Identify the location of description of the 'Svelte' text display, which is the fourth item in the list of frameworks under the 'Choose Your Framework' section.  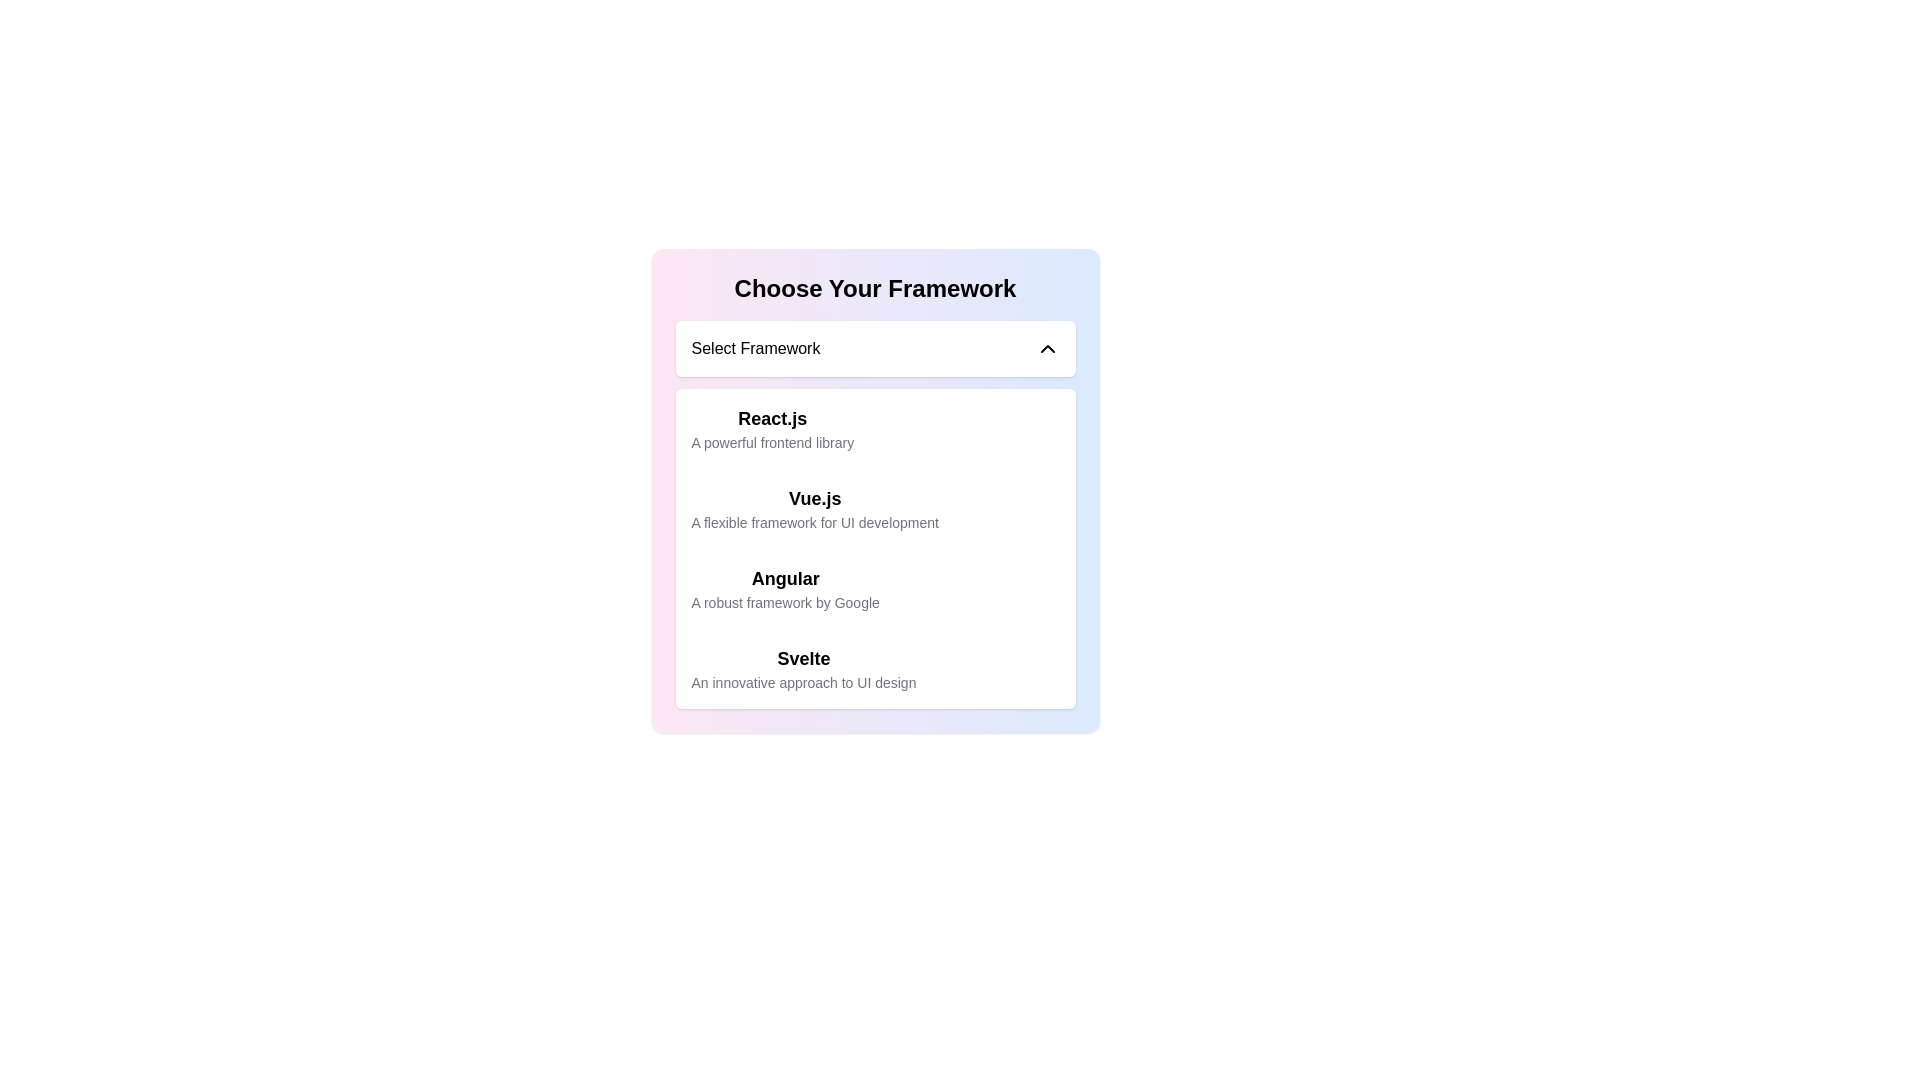
(803, 668).